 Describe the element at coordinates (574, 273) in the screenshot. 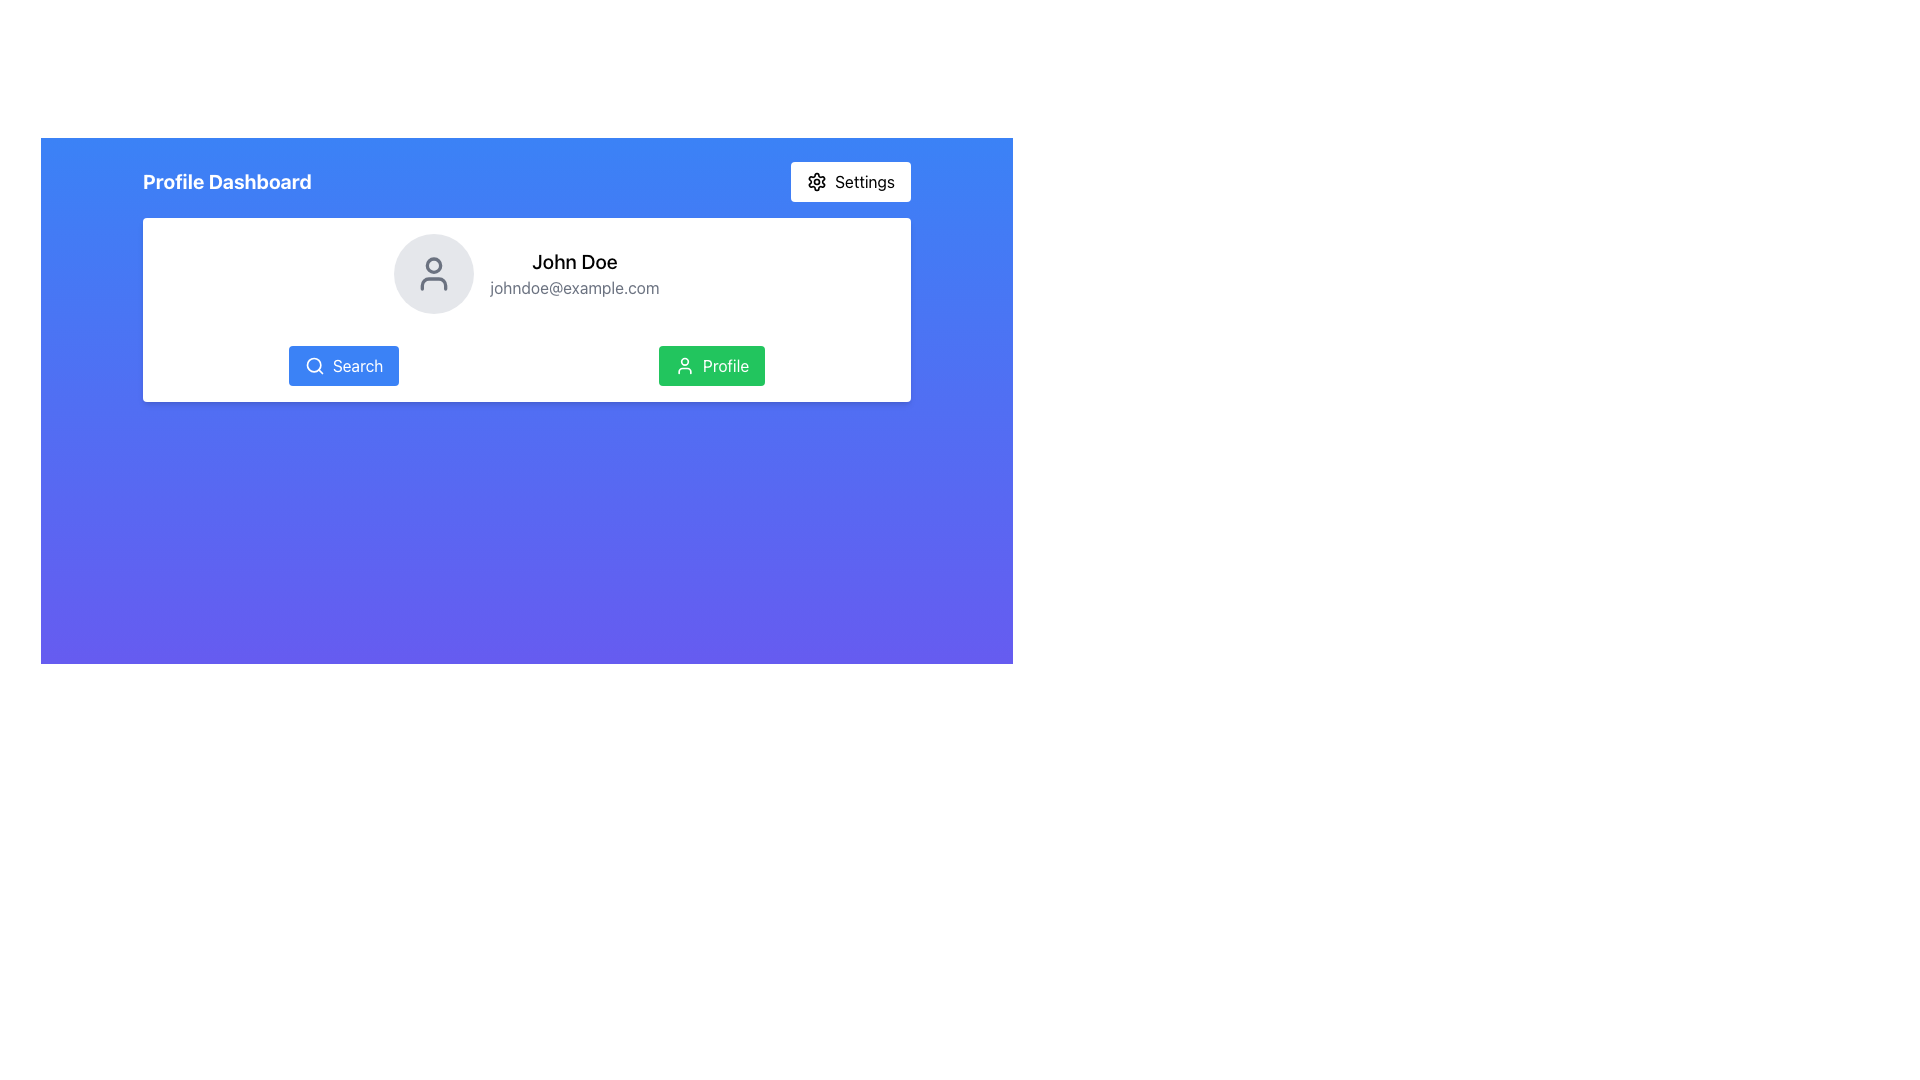

I see `the text display element that shows the user's name and email address in the profile dashboard` at that location.